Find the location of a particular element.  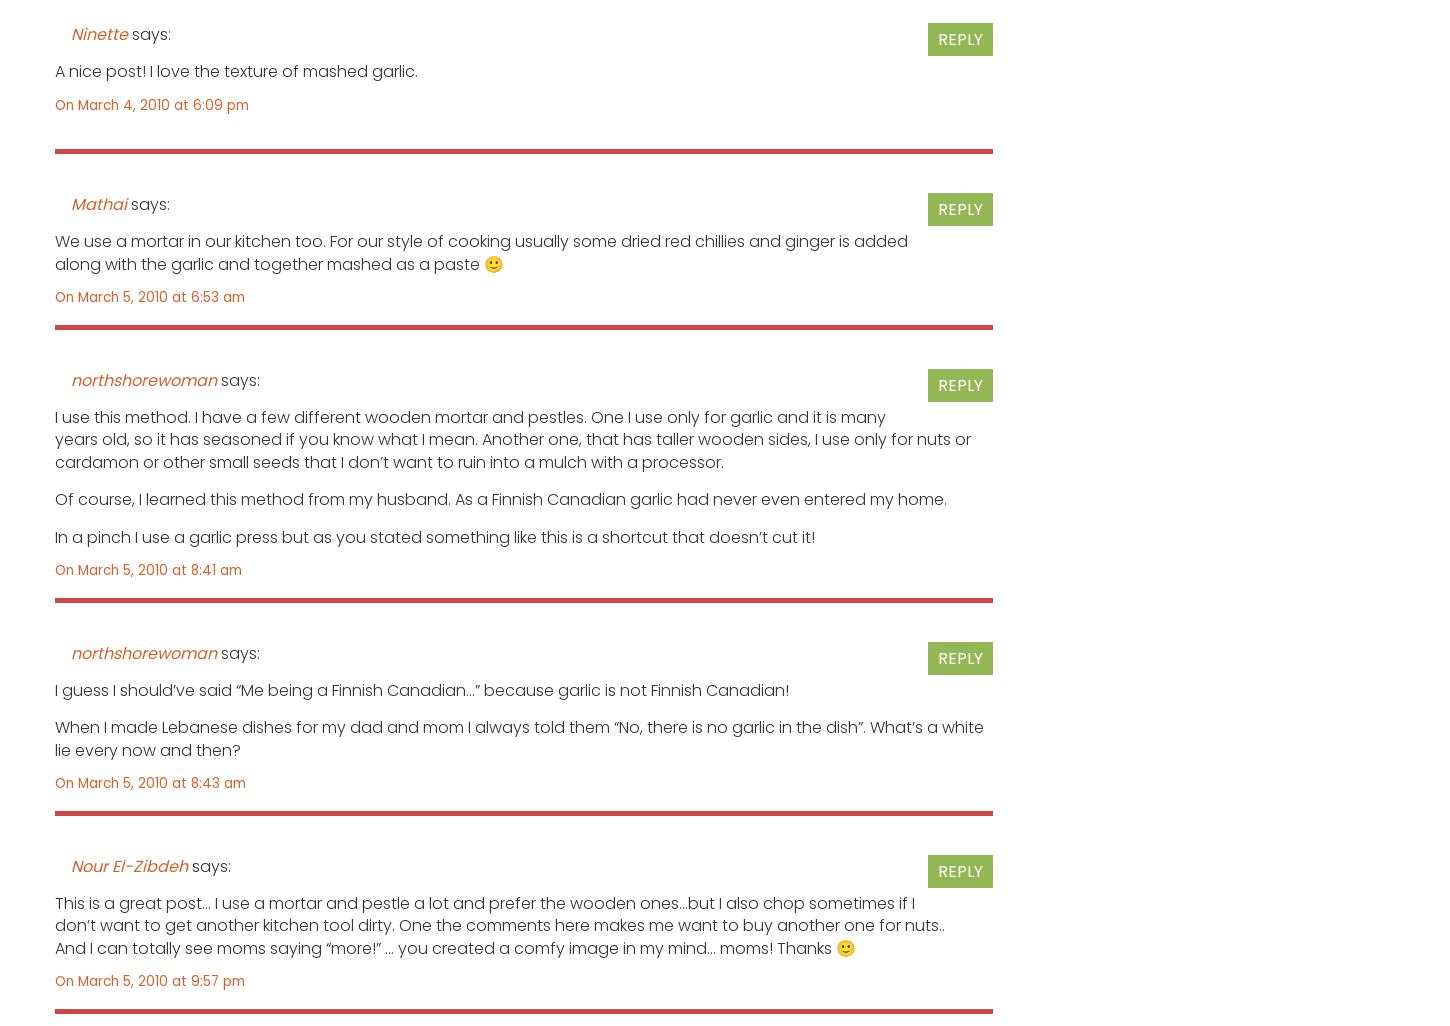

'I guess I should’ve said “Me being a Finnish Canadian…” because garlic is not Finnish Canadian!' is located at coordinates (420, 688).